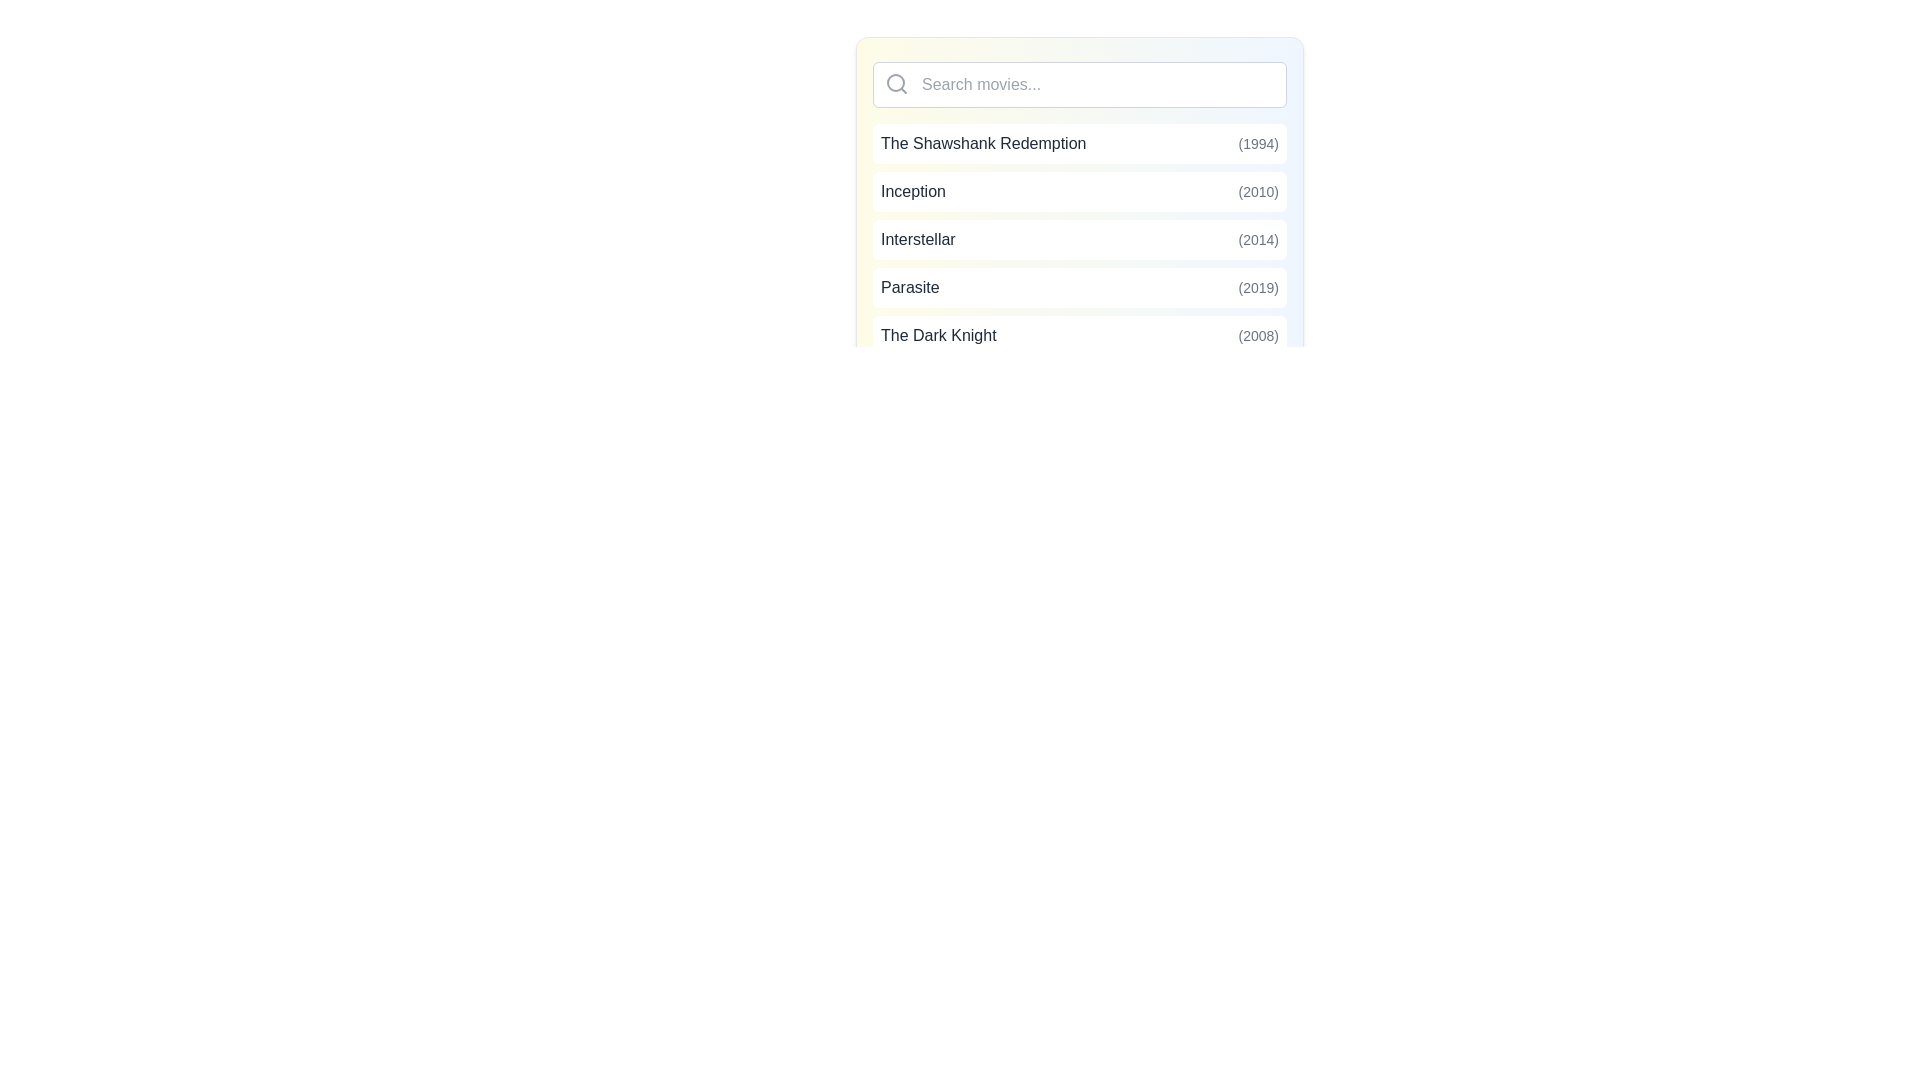 The height and width of the screenshot is (1080, 1920). Describe the element at coordinates (896, 83) in the screenshot. I see `the magnifying glass icon, which represents the search feature, to initiate the search` at that location.